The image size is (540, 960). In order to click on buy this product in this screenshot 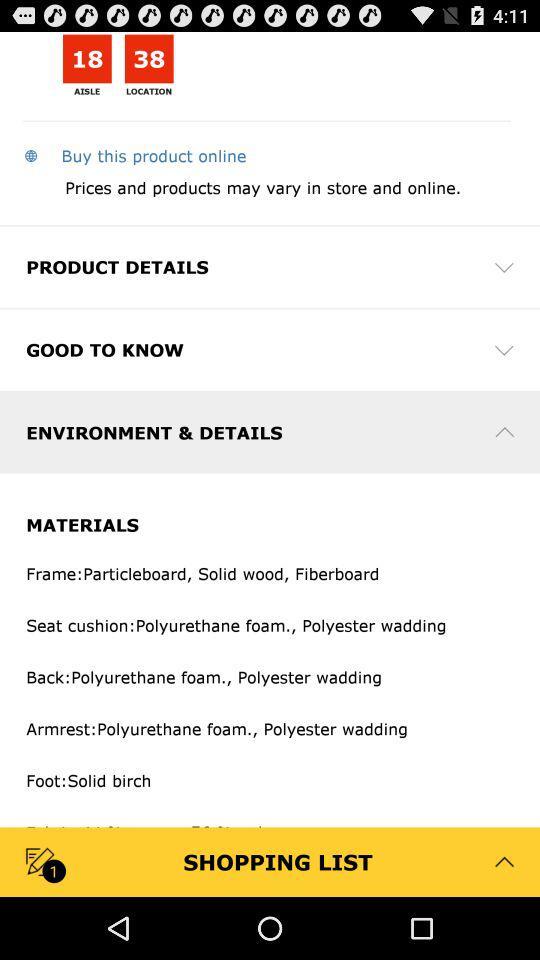, I will do `click(134, 154)`.